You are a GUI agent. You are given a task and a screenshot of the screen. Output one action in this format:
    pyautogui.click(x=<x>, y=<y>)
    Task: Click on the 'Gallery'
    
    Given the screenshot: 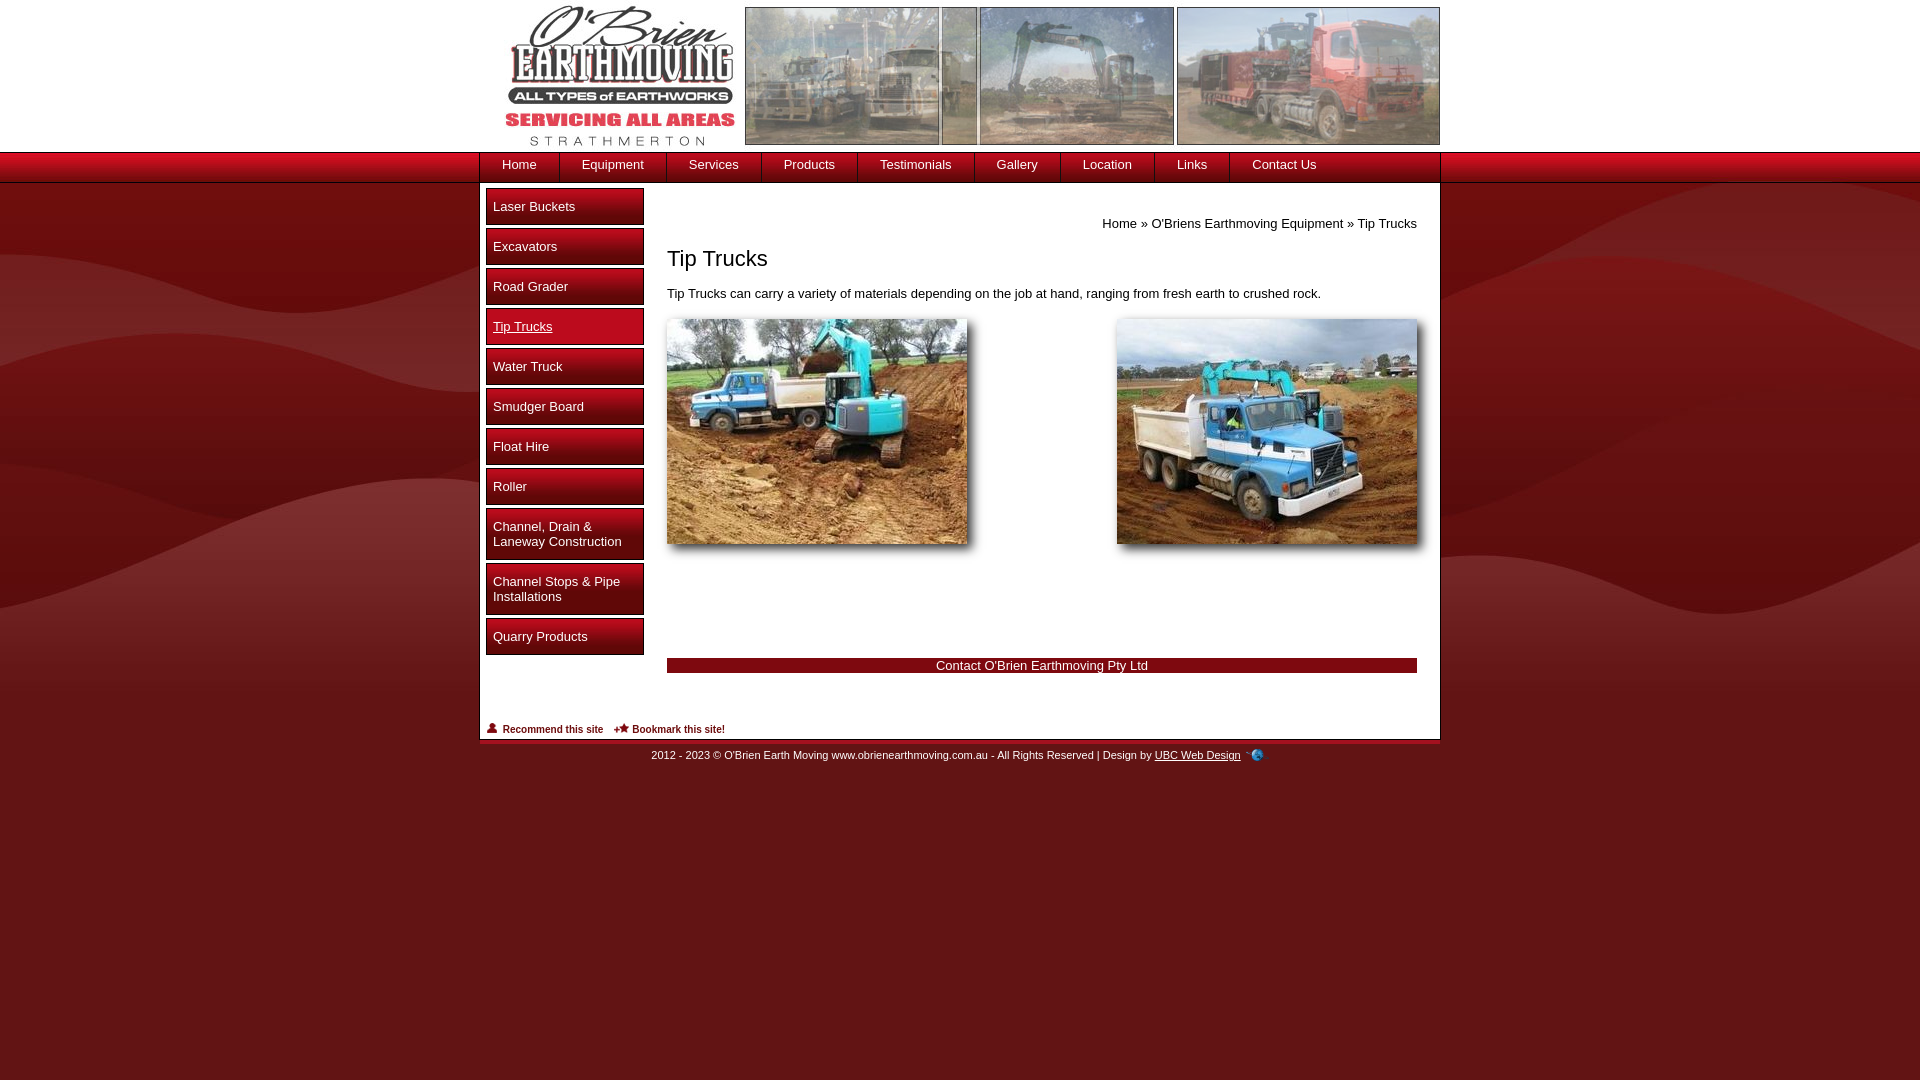 What is the action you would take?
    pyautogui.click(x=1017, y=155)
    